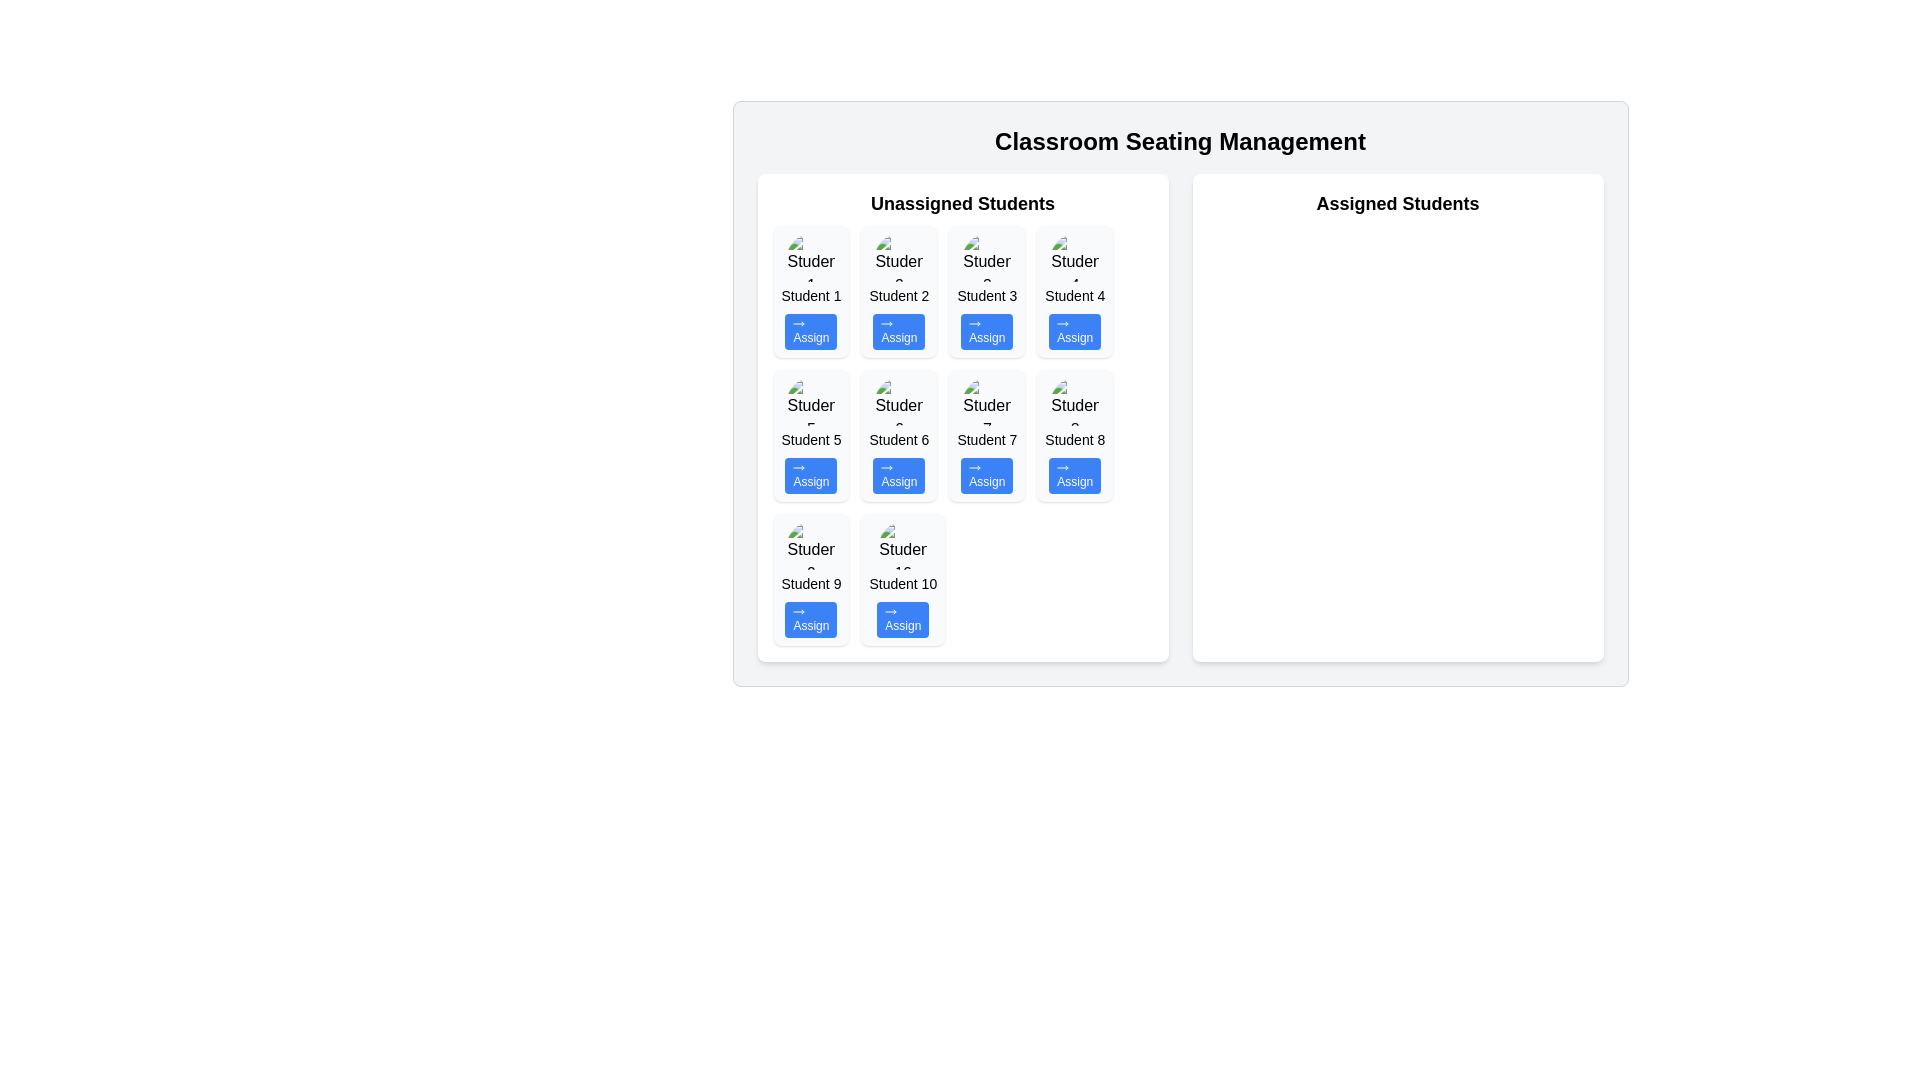  I want to click on the circular profile image showing the placeholder text 'Stu 9' located at the top of the ninth card in the 'Unassigned Students' section for identification, so click(811, 546).